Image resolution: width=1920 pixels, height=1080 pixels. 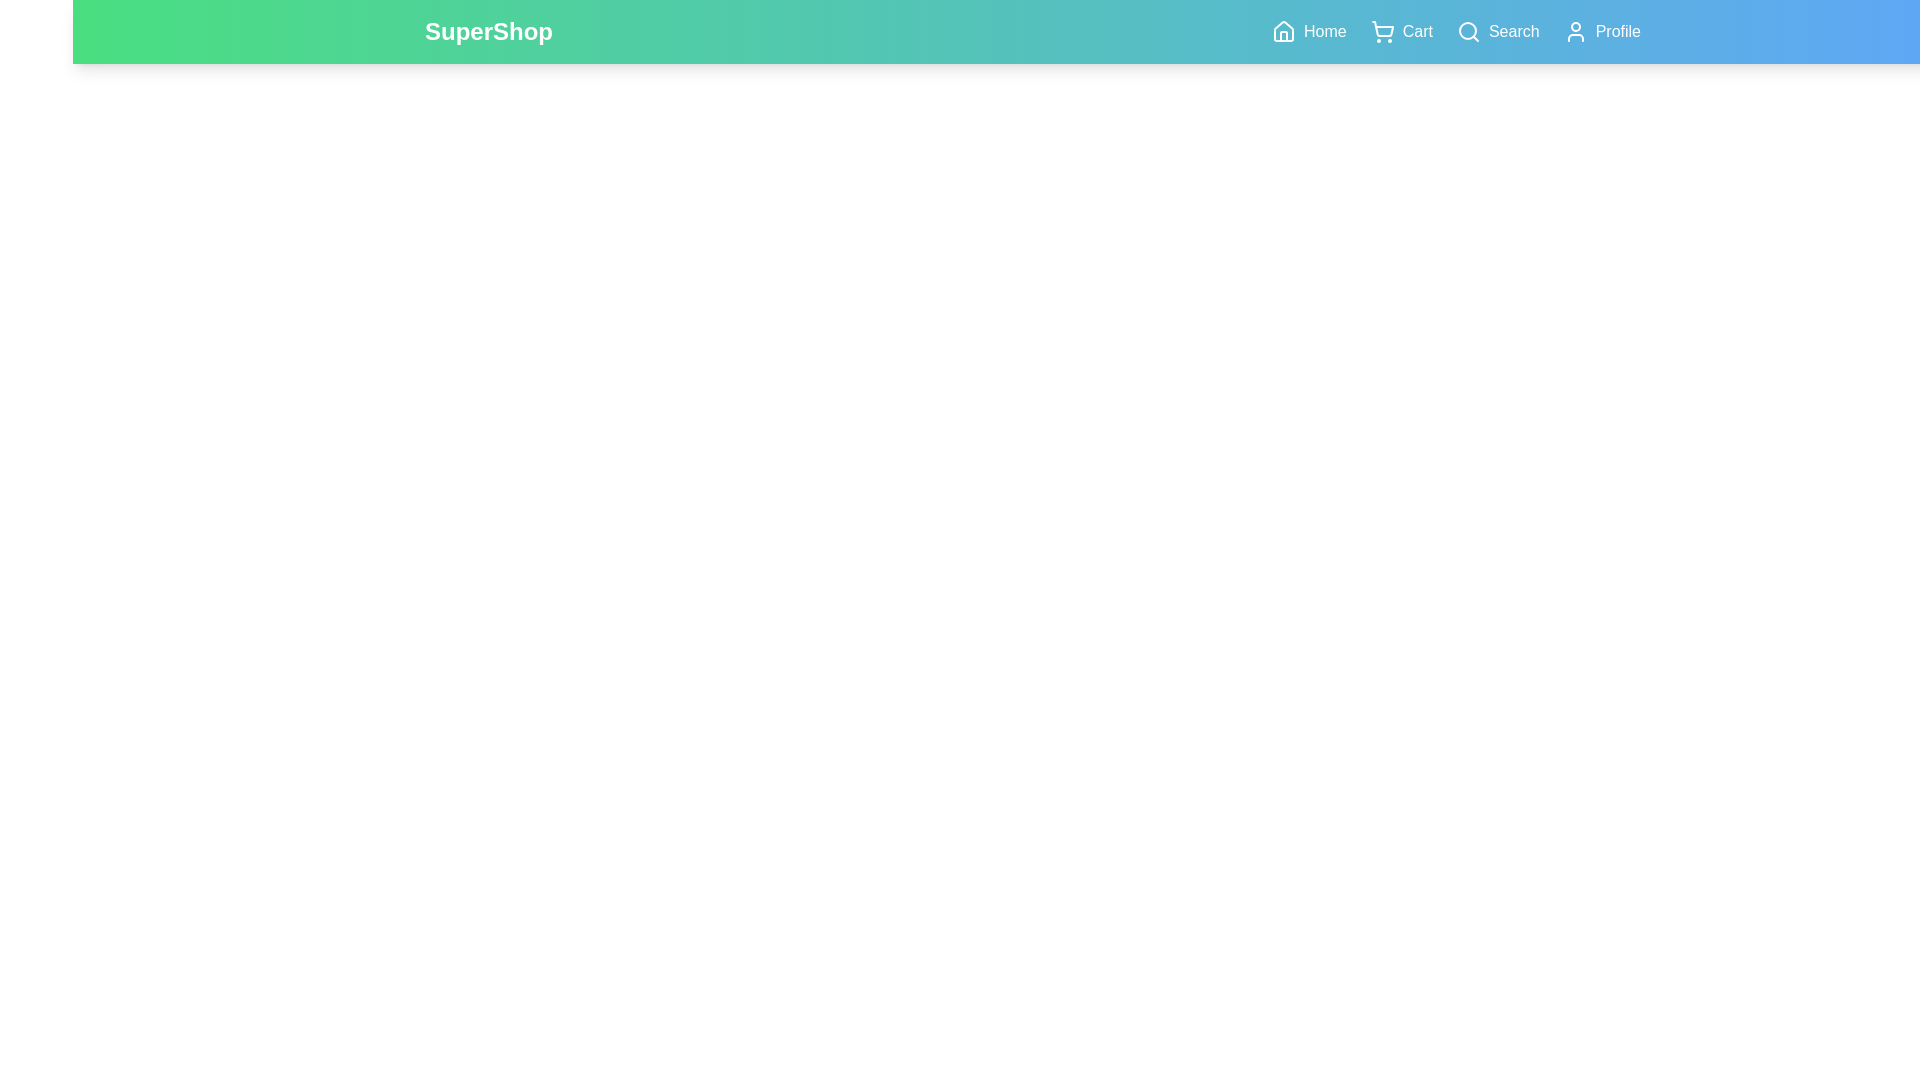 I want to click on the 'Home' button, which is the first button in a row of four, featuring a white house icon and white text on a blue background, so click(x=1309, y=31).